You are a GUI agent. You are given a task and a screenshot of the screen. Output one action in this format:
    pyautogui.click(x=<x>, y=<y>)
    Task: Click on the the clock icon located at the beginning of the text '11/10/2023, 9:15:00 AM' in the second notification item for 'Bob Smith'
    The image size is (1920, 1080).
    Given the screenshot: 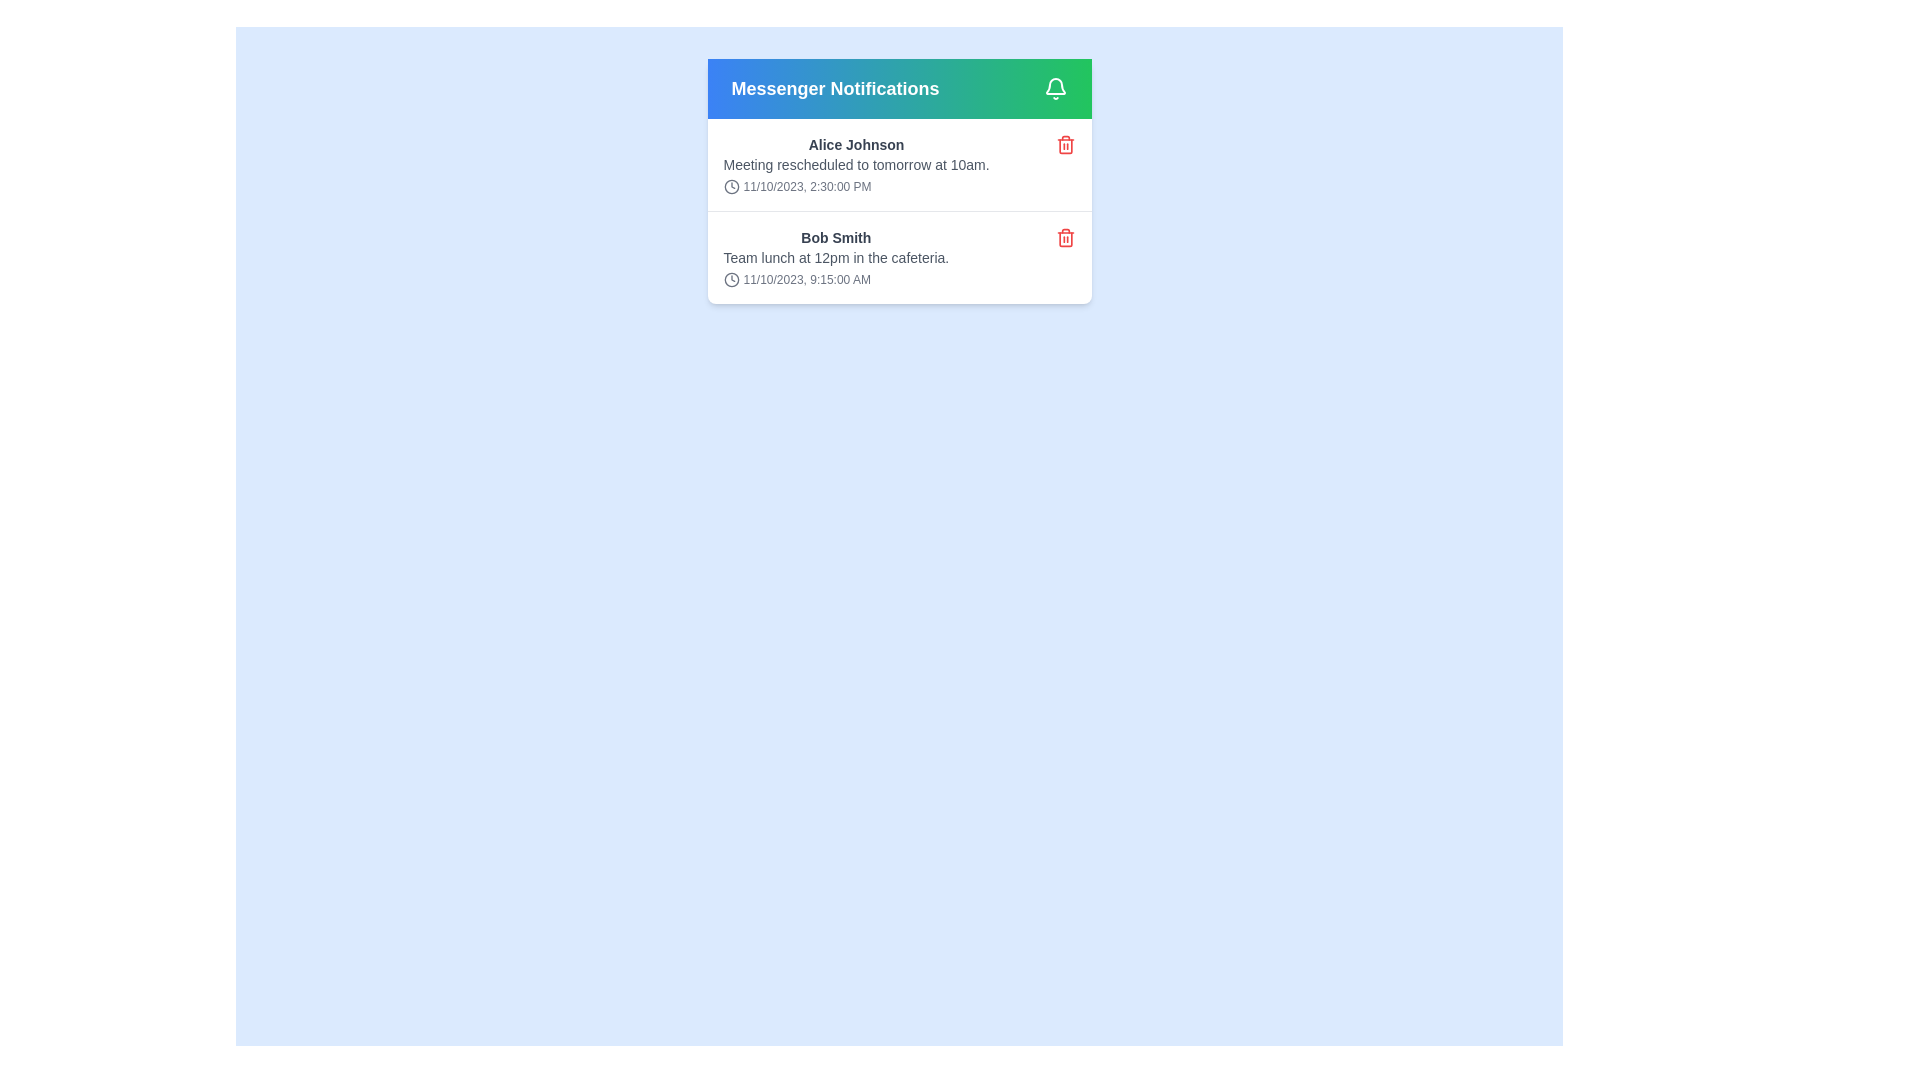 What is the action you would take?
    pyautogui.click(x=730, y=280)
    